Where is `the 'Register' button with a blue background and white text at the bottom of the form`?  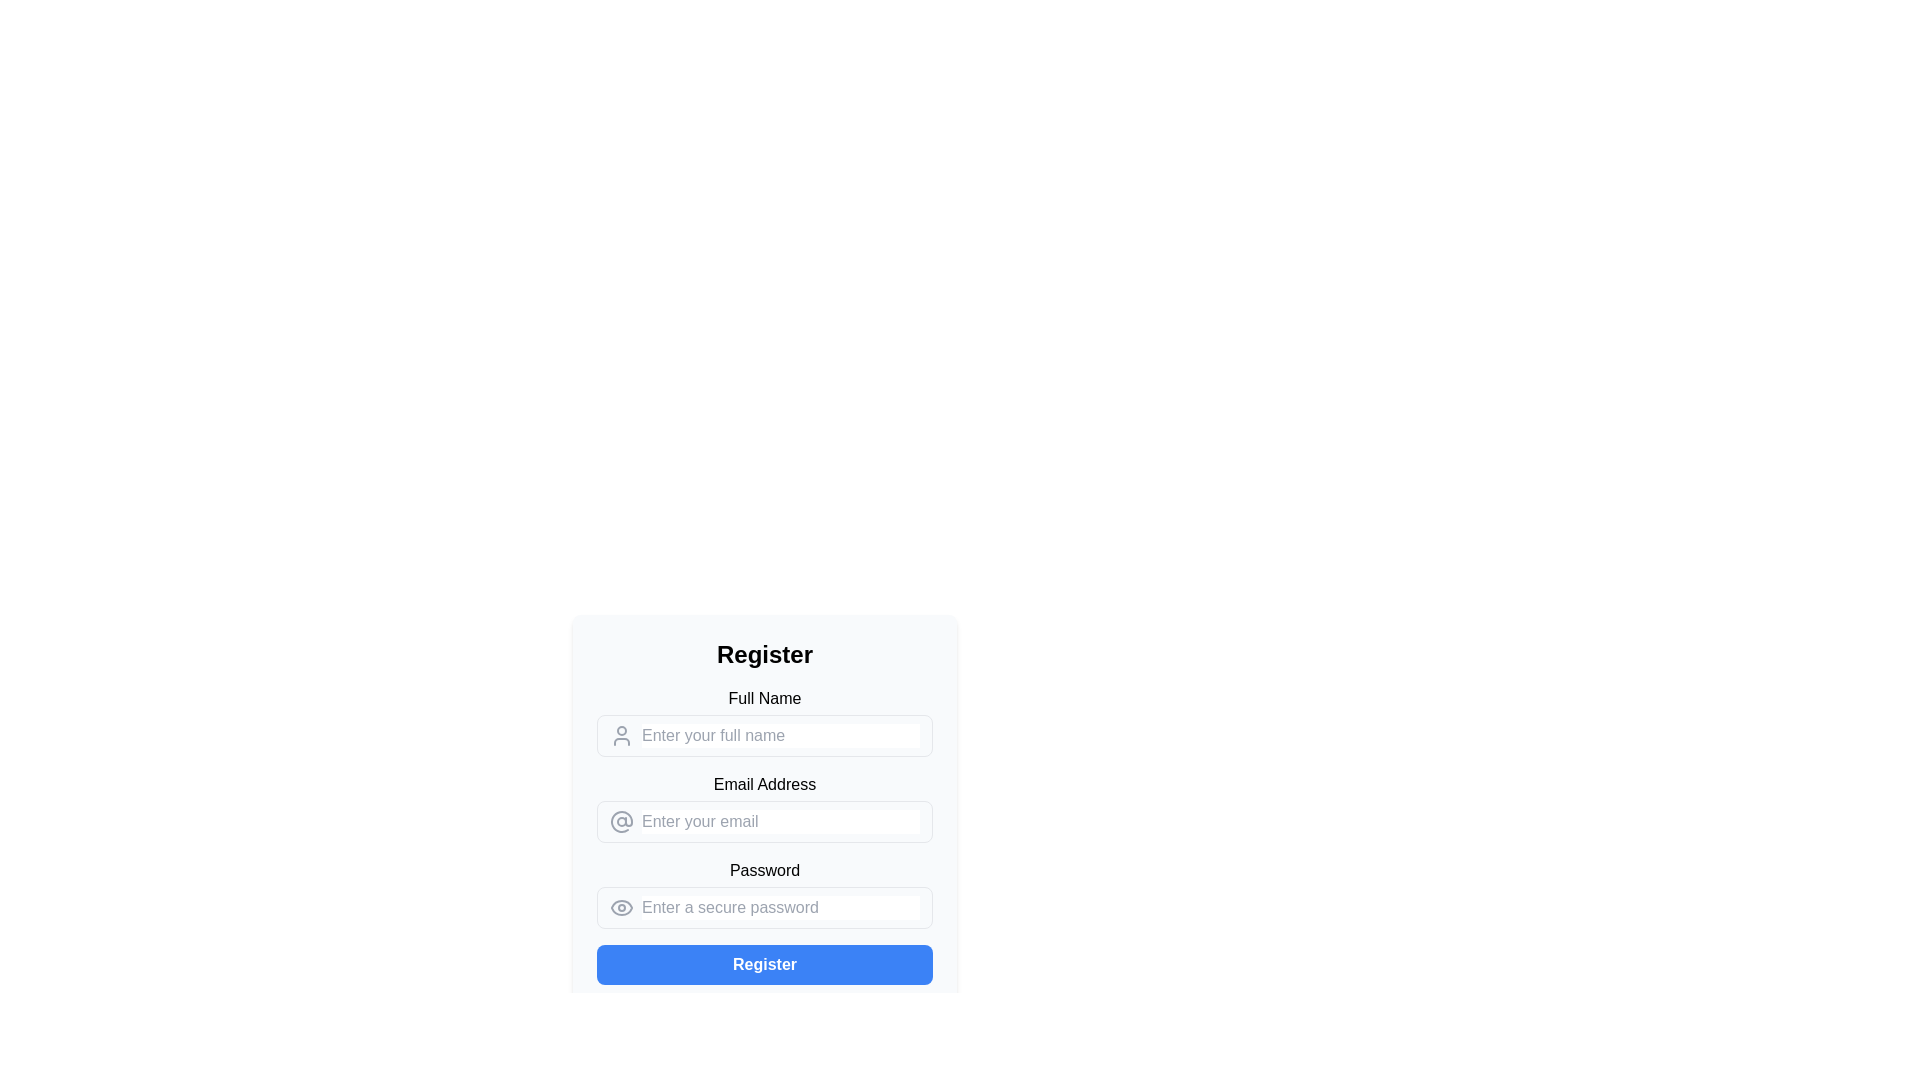 the 'Register' button with a blue background and white text at the bottom of the form is located at coordinates (763, 963).